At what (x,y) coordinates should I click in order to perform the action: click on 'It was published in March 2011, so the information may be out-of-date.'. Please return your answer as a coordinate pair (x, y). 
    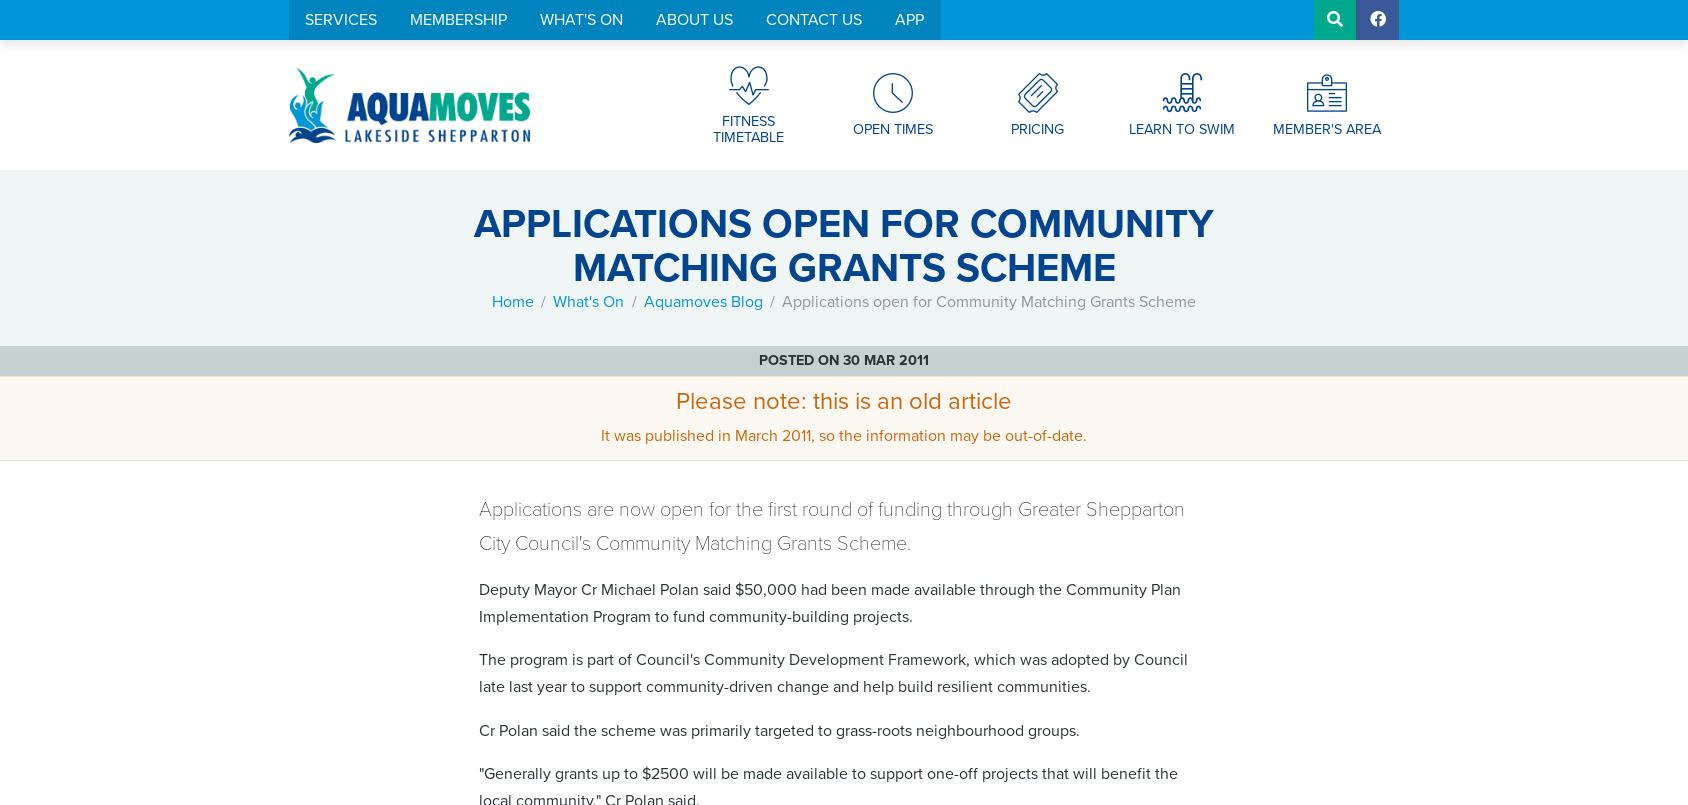
    Looking at the image, I should click on (842, 434).